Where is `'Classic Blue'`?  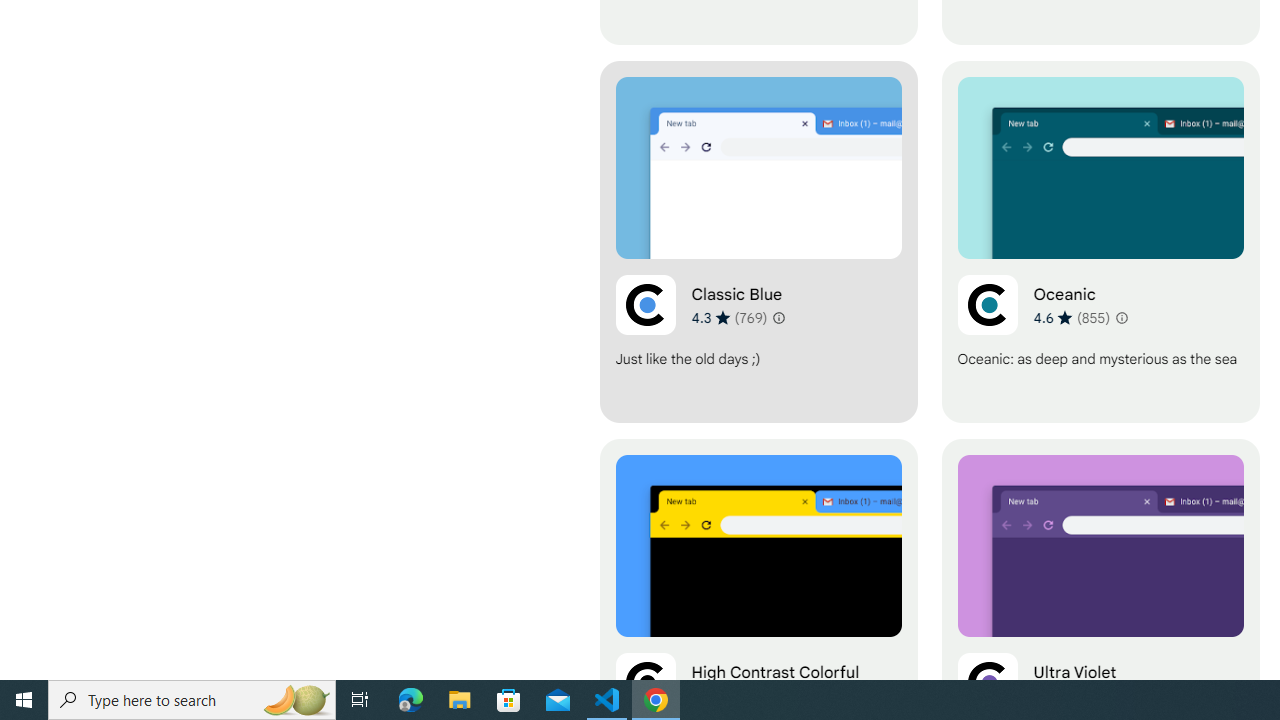 'Classic Blue' is located at coordinates (757, 241).